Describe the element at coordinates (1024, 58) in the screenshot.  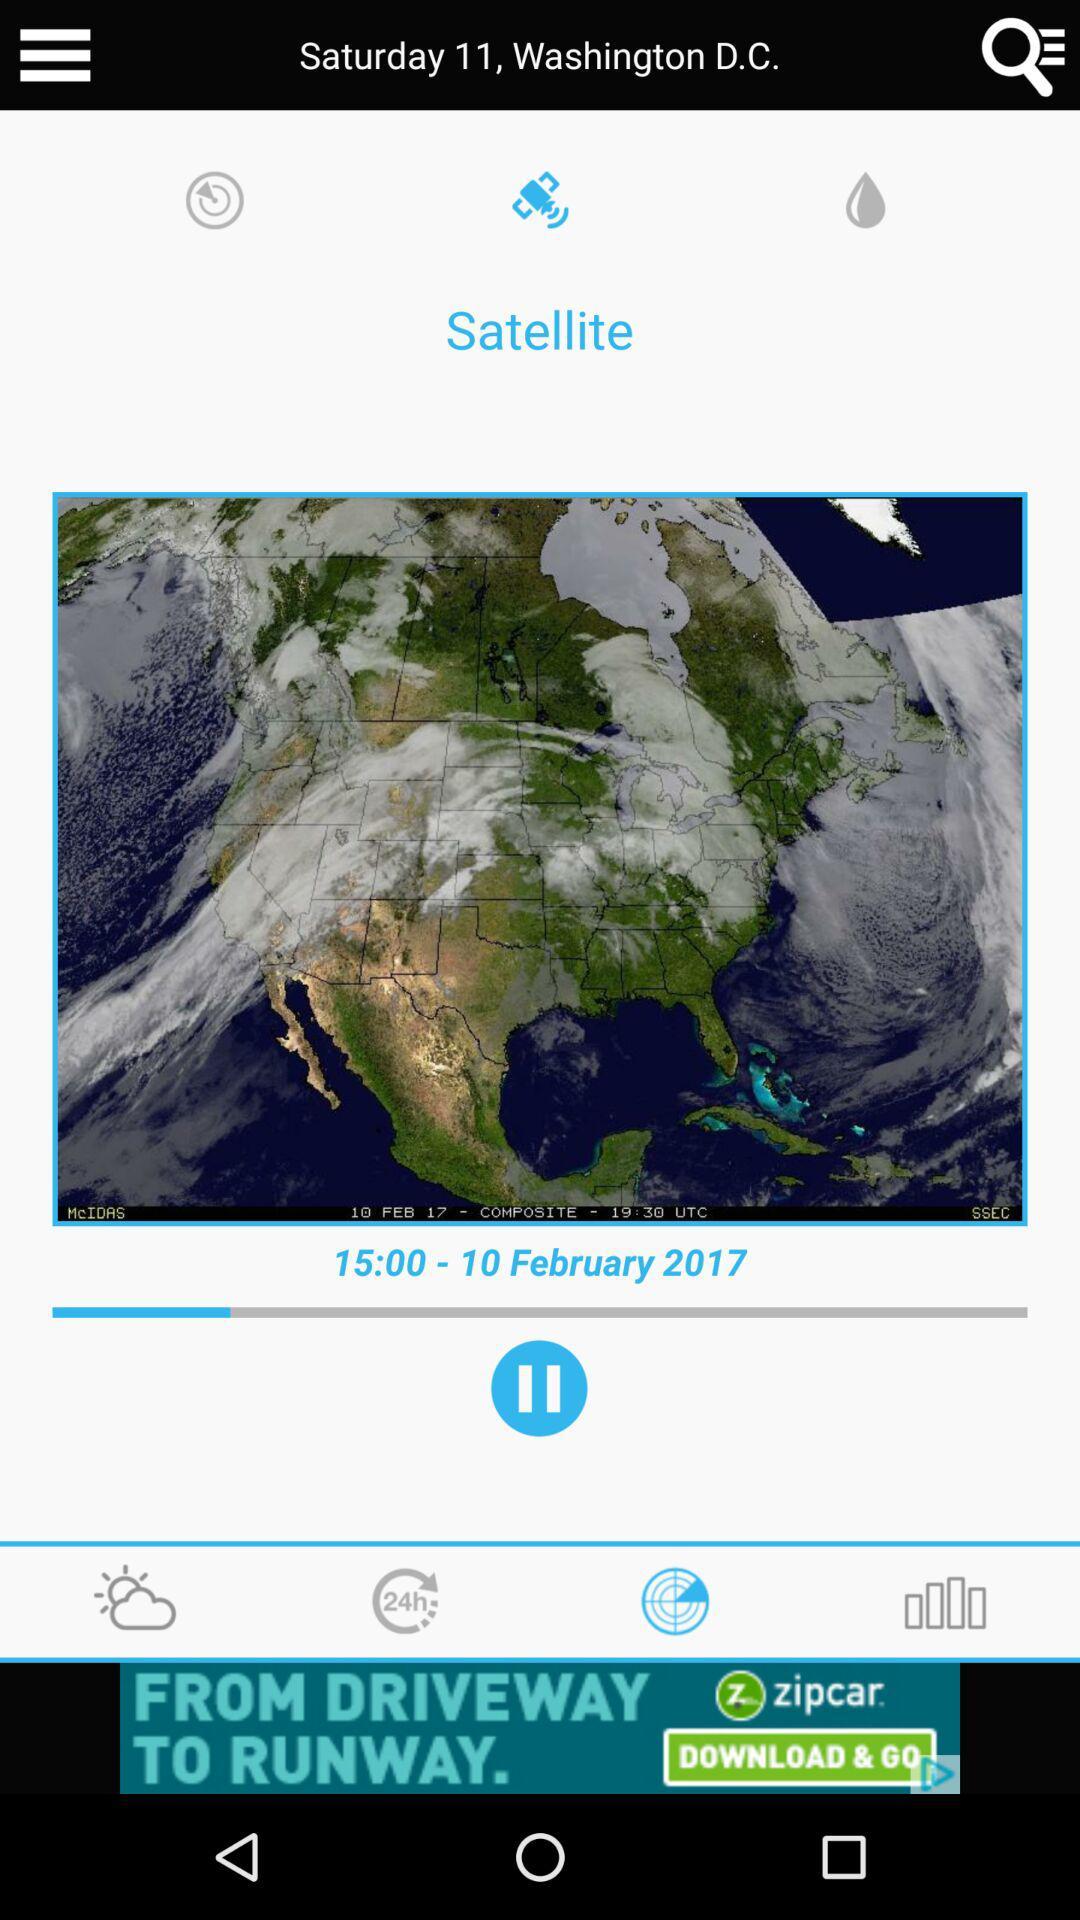
I see `the search icon` at that location.